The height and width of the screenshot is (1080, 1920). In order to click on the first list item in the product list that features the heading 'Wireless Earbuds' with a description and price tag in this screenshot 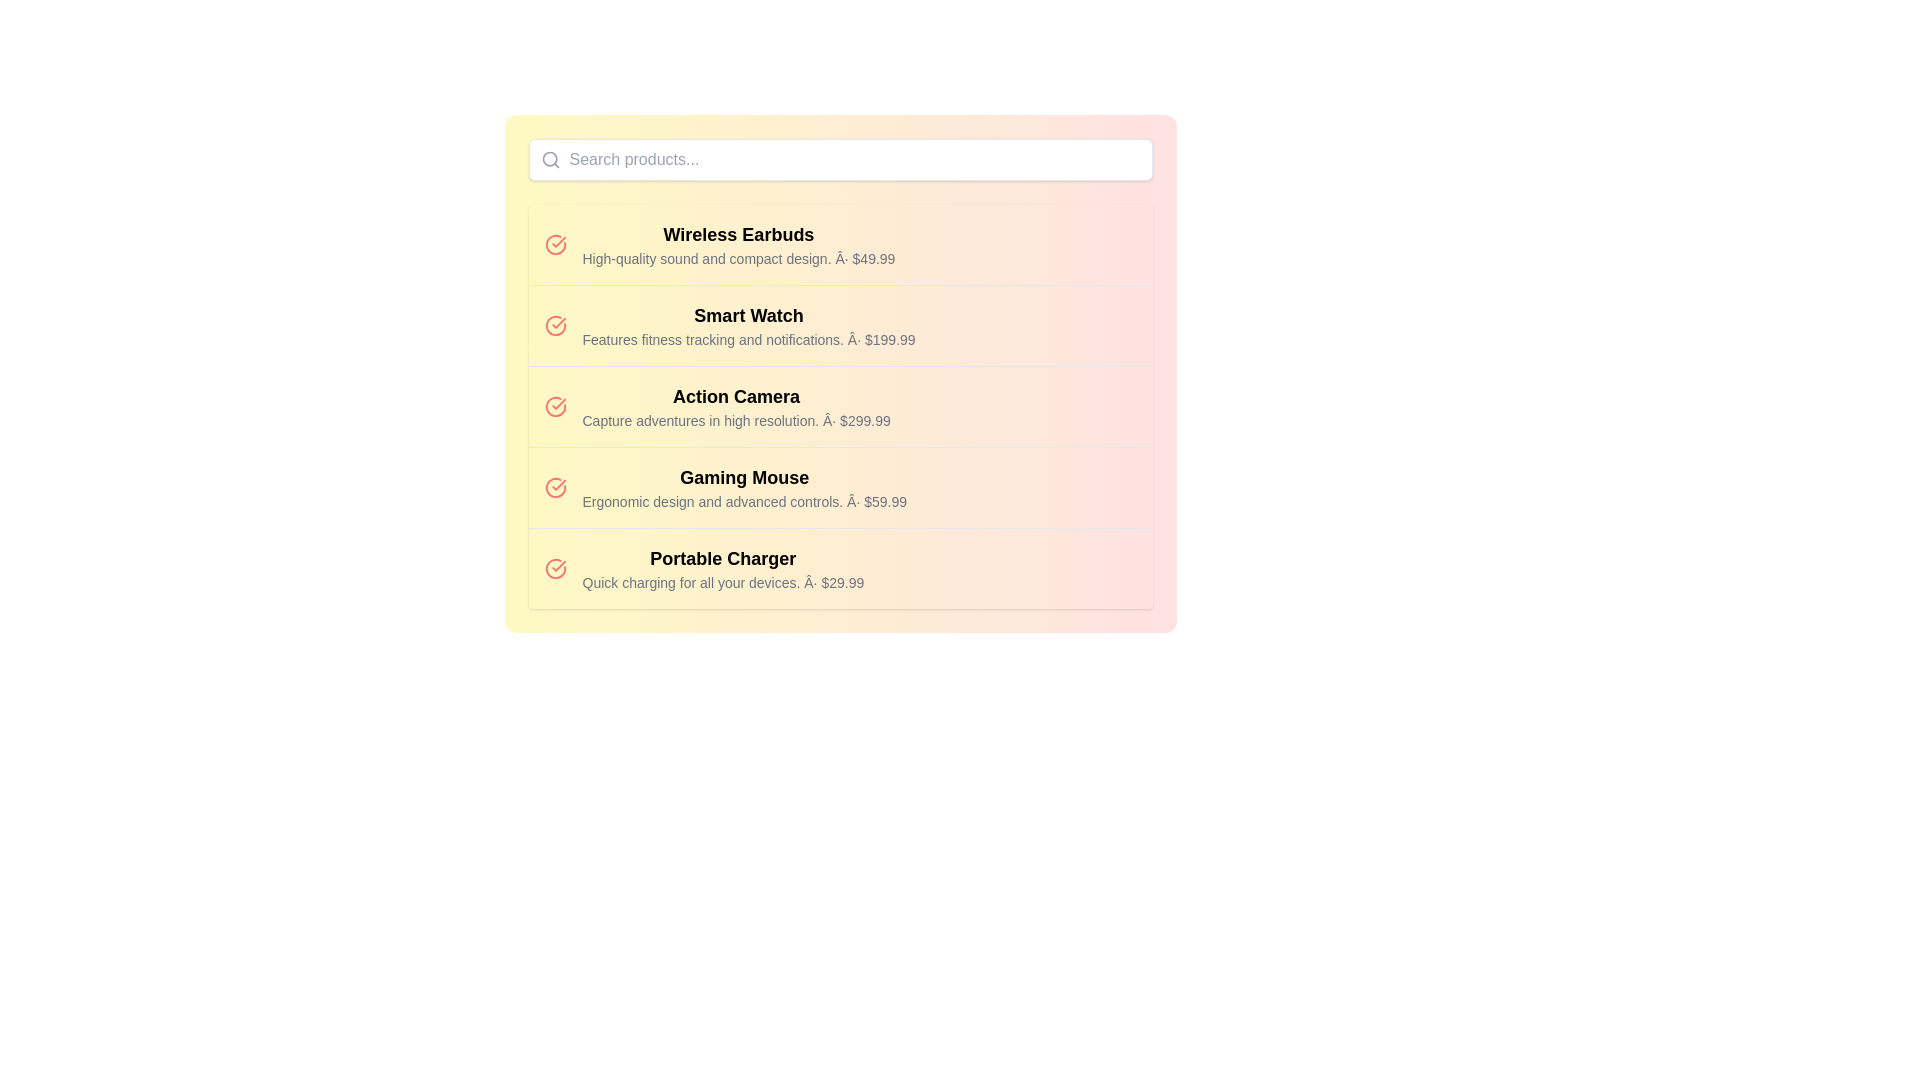, I will do `click(840, 244)`.